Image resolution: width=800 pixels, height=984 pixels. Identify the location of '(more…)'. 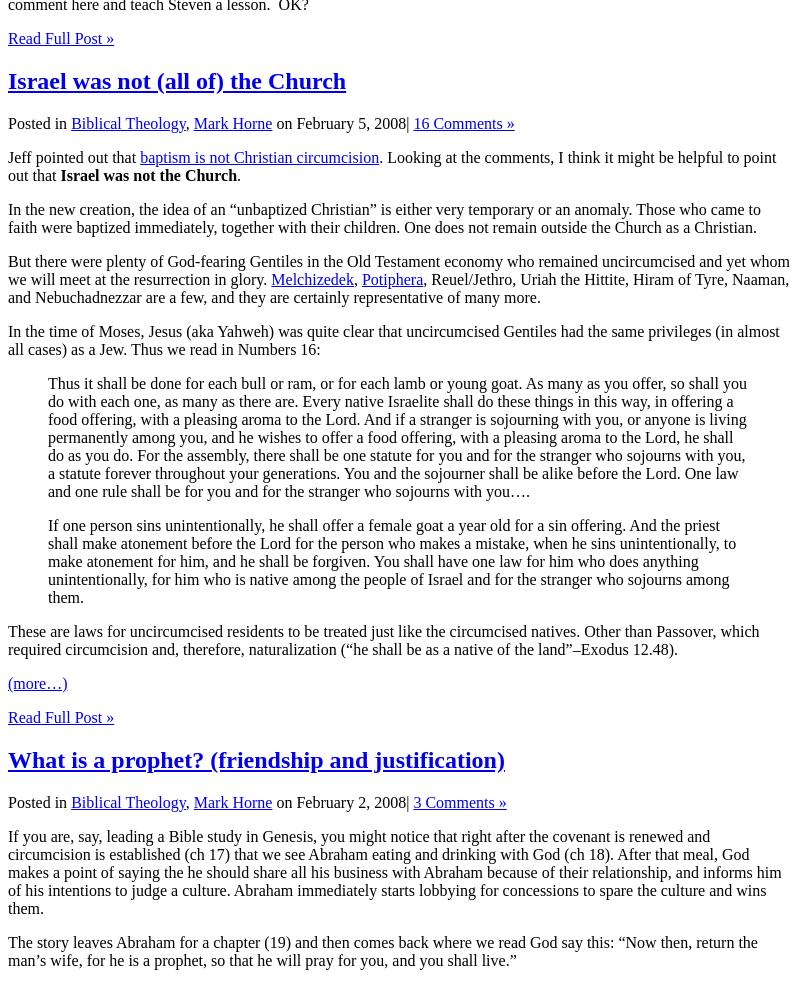
(36, 683).